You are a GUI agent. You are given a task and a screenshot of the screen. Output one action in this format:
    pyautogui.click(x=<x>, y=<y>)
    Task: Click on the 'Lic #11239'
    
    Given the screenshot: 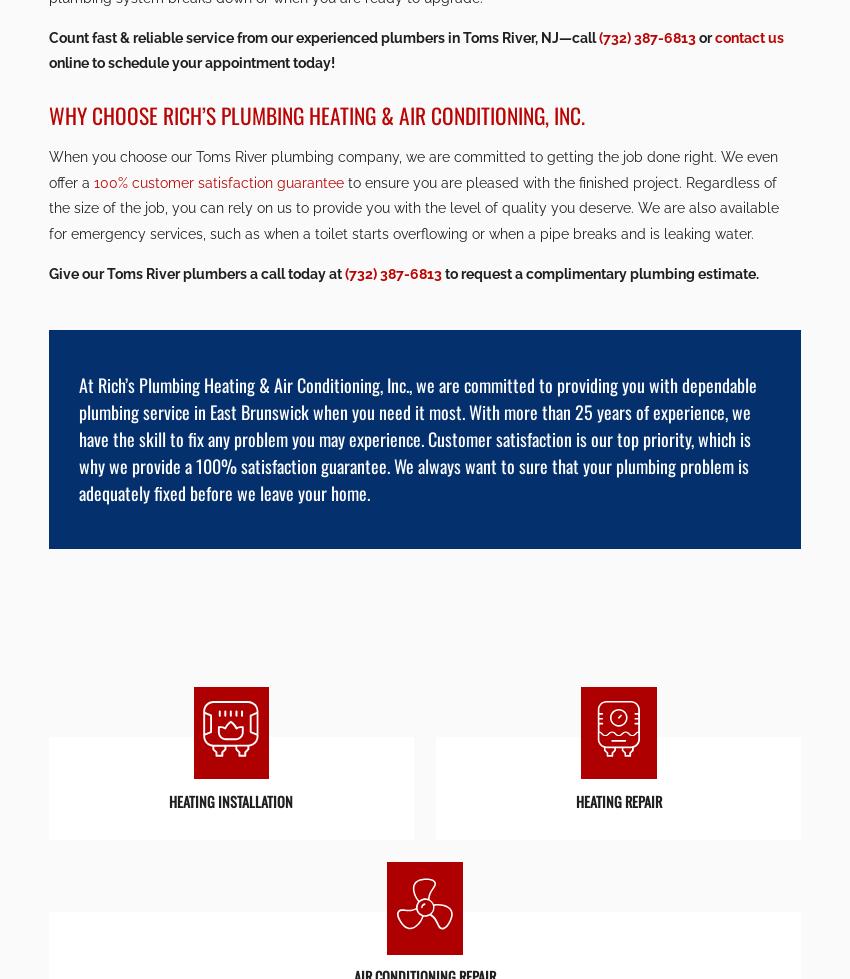 What is the action you would take?
    pyautogui.click(x=424, y=112)
    